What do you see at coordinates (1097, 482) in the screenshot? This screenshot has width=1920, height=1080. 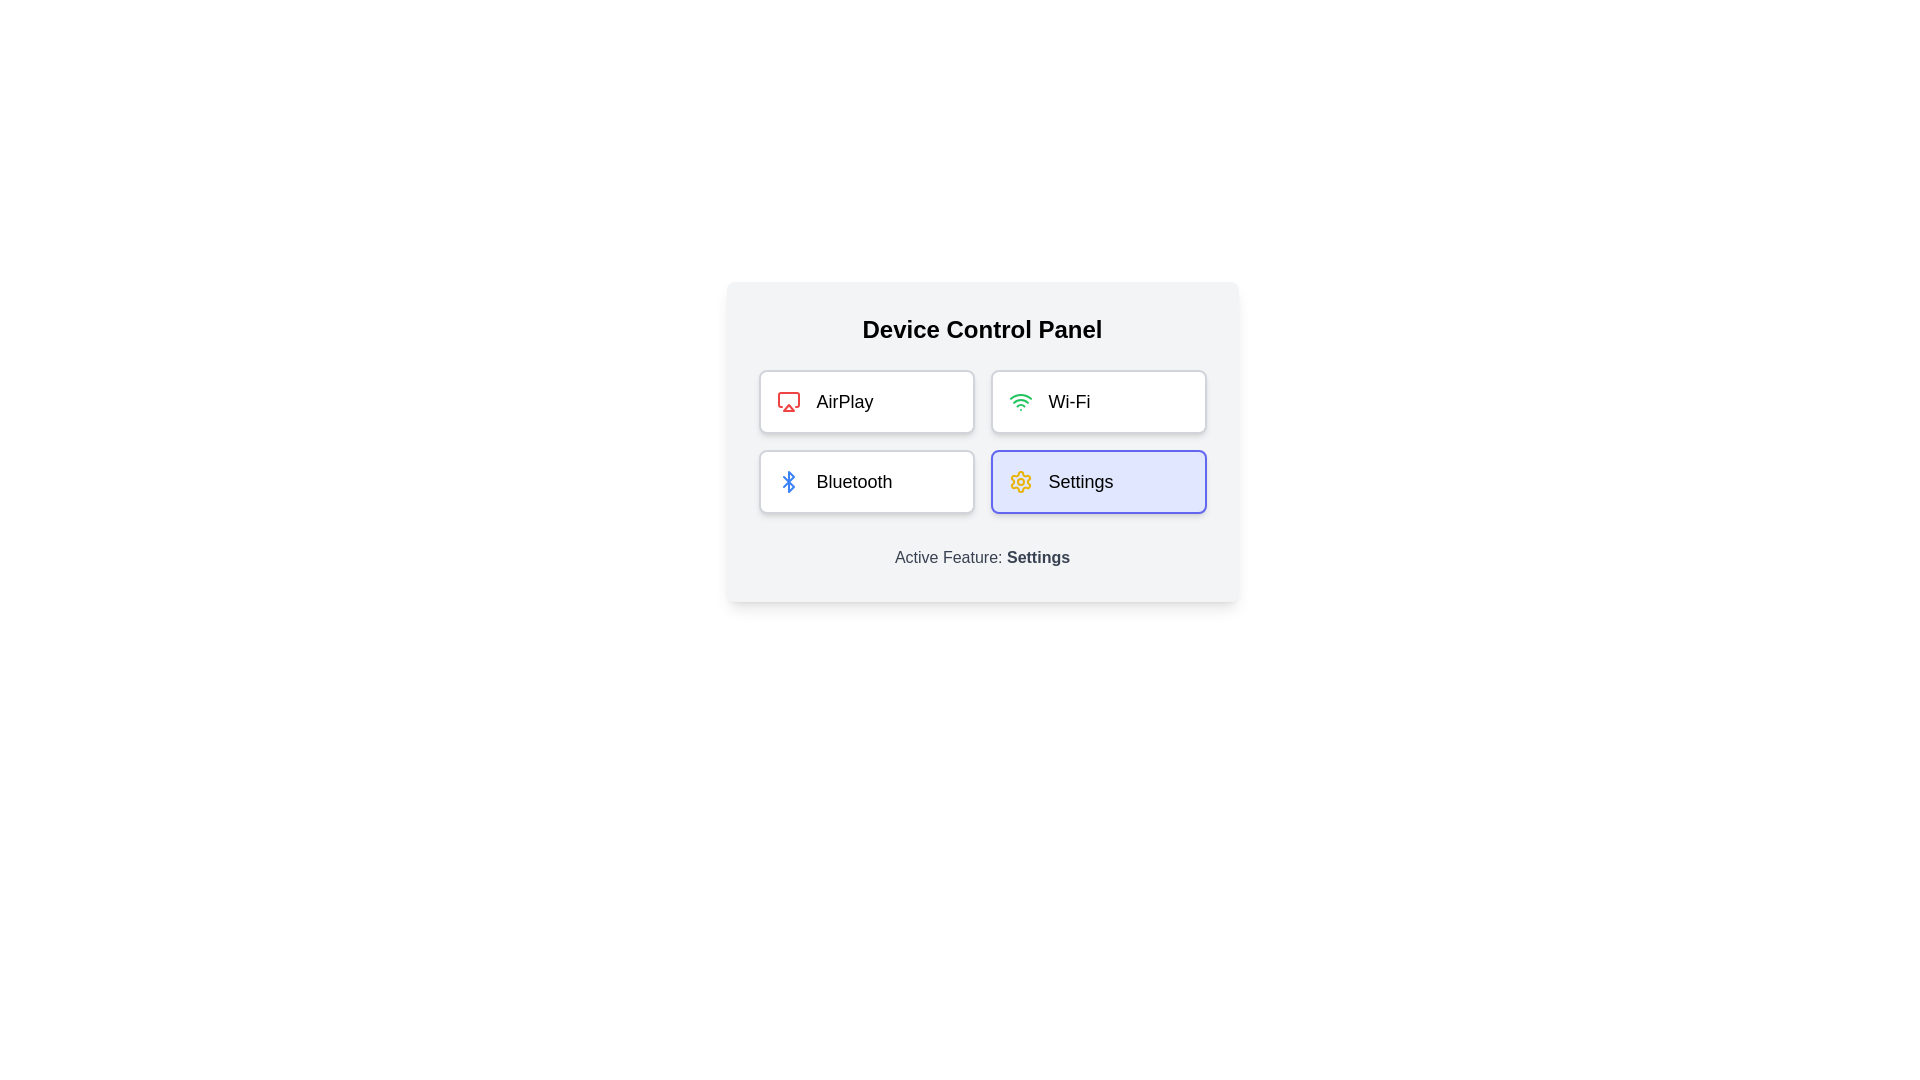 I see `the button corresponding to the feature Settings` at bounding box center [1097, 482].